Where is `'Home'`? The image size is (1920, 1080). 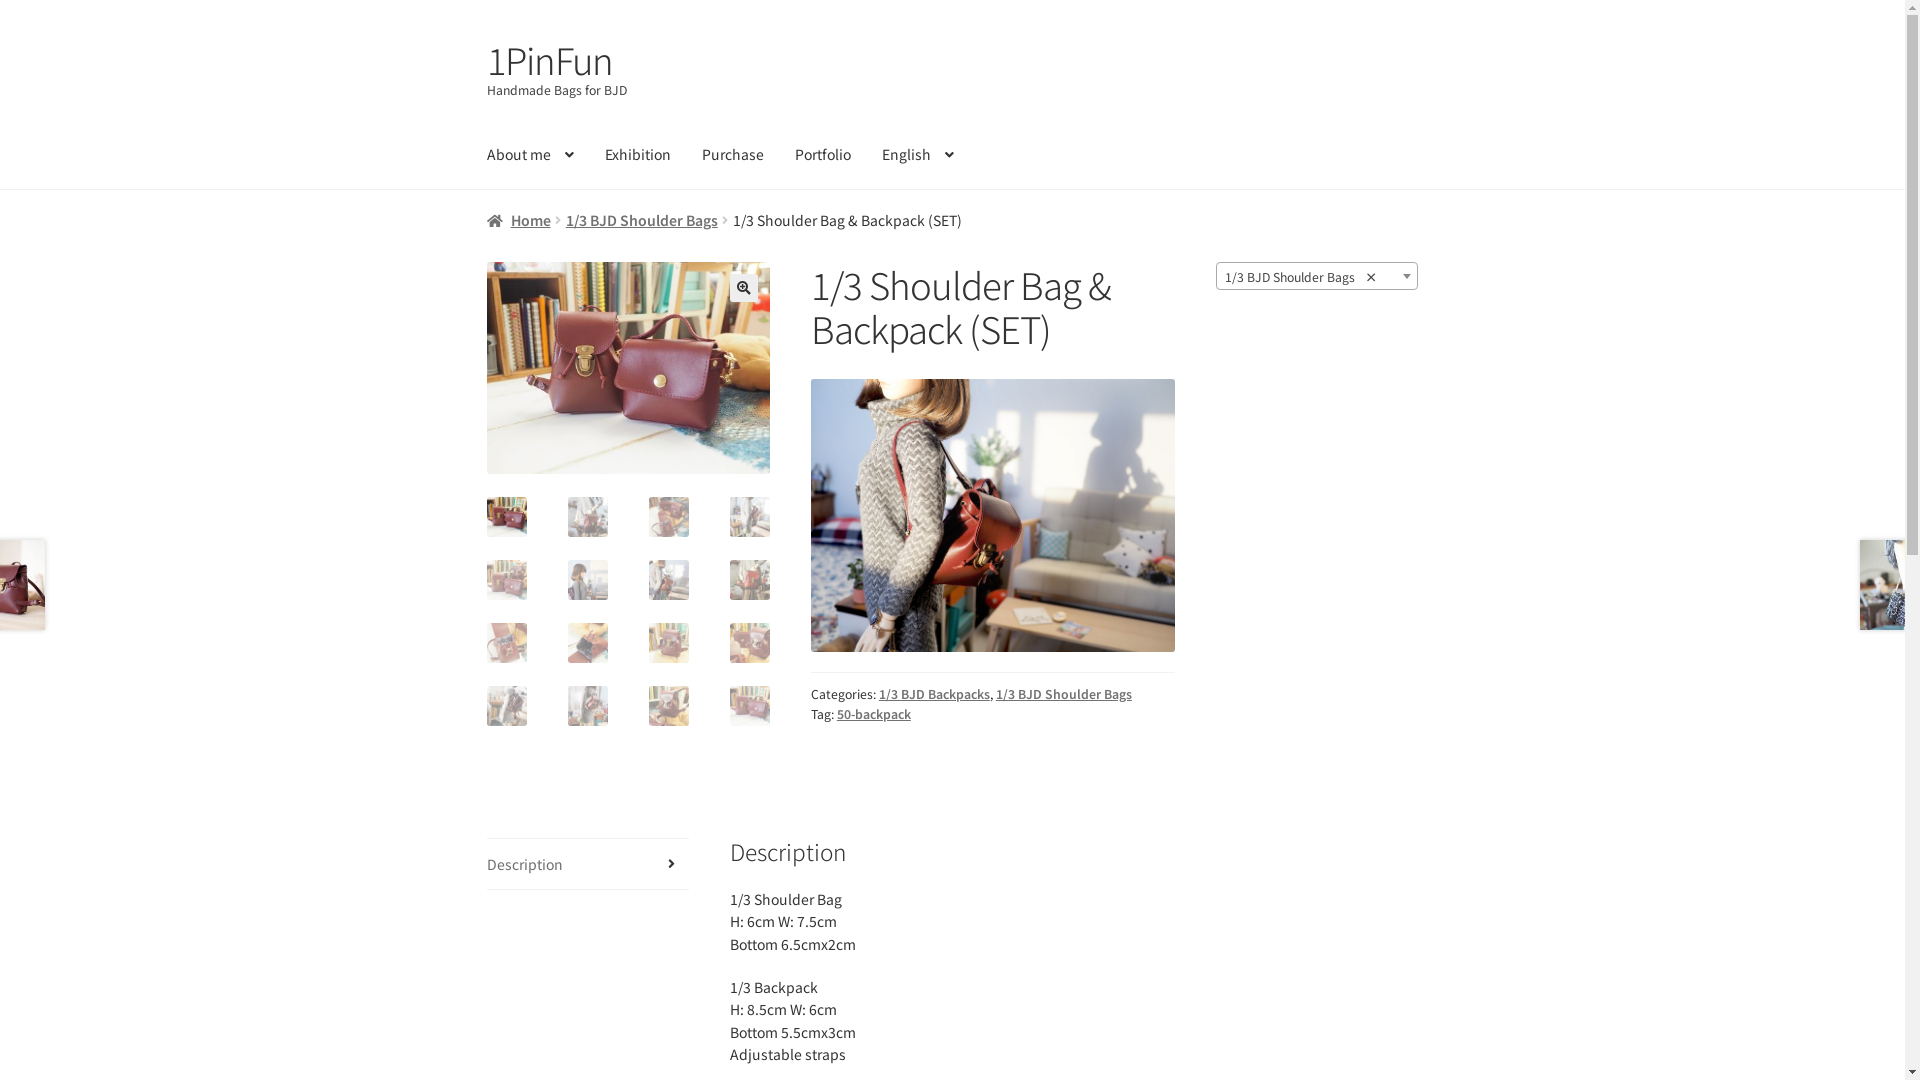 'Home' is located at coordinates (486, 219).